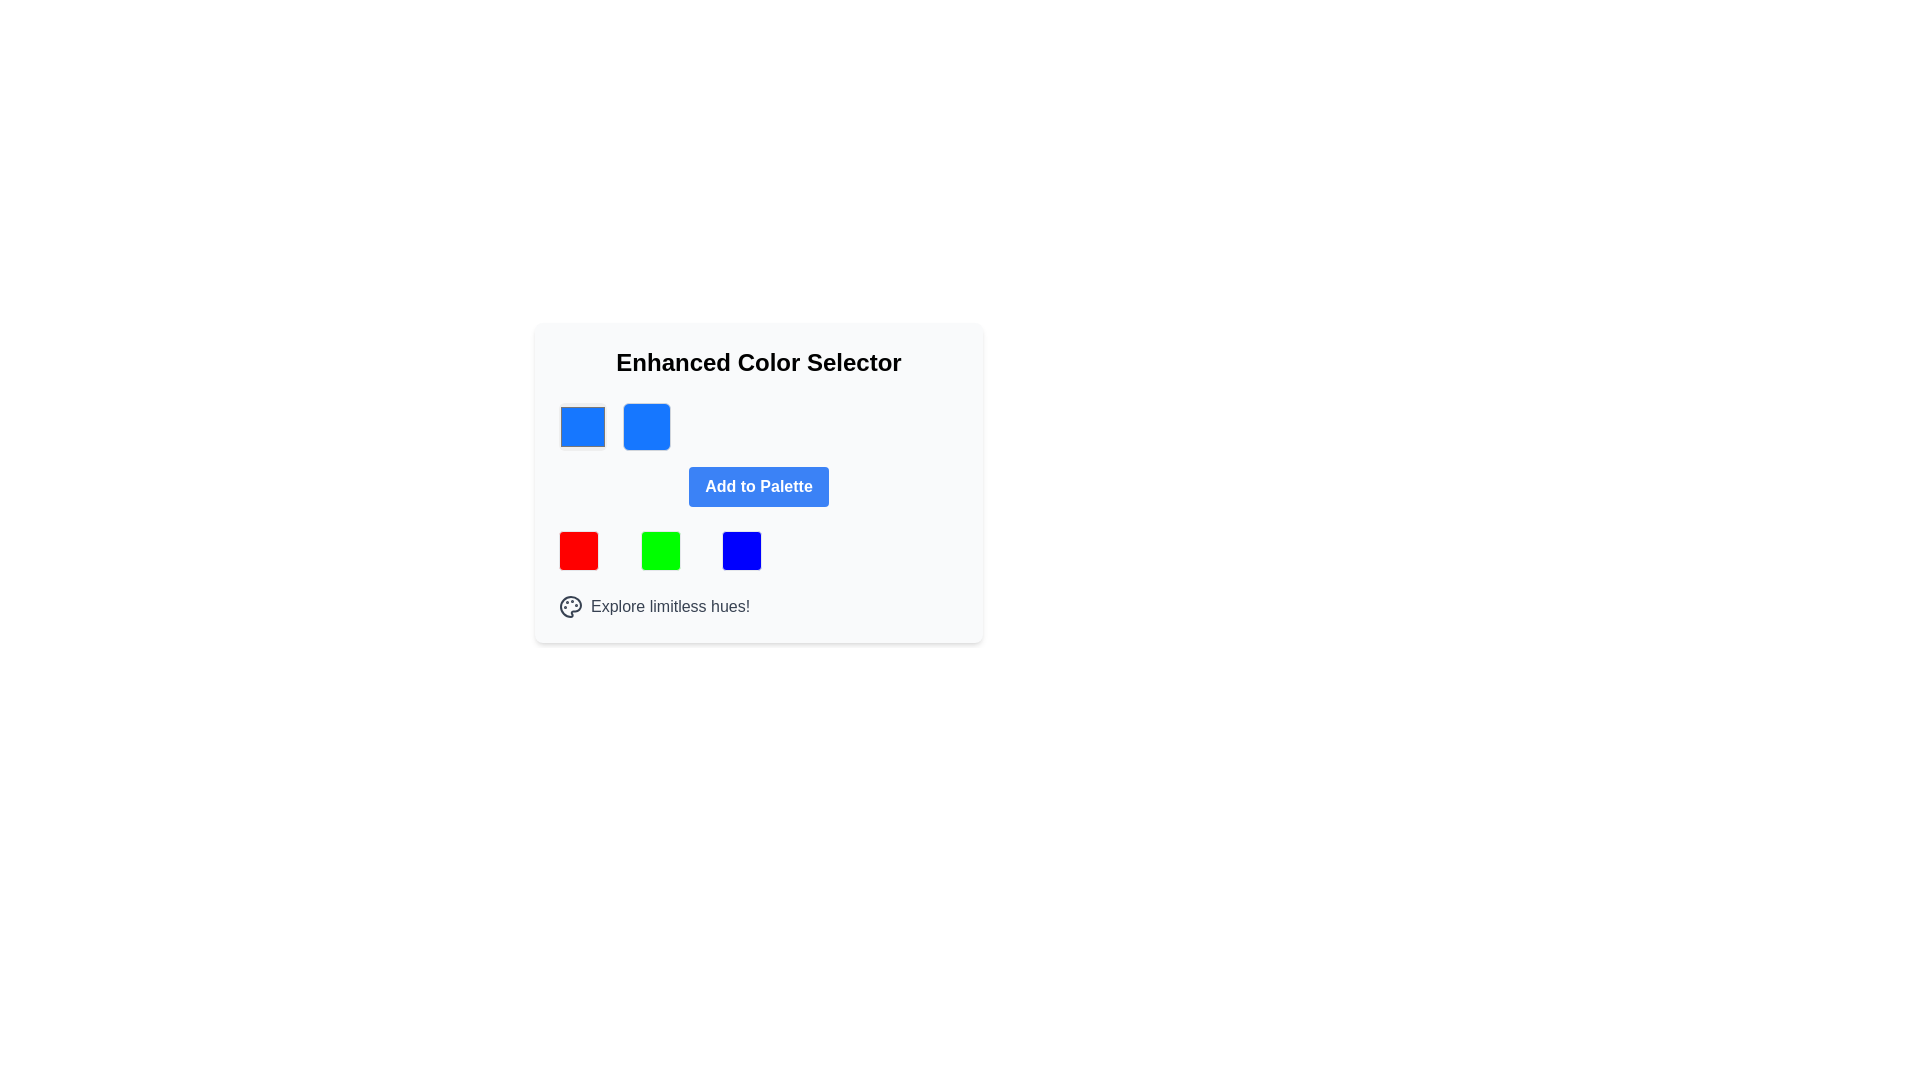  What do you see at coordinates (647, 426) in the screenshot?
I see `the style and color of the Colored preview square, which is the second square in a row of two, featuring a gradient blue color and a thin gray border` at bounding box center [647, 426].